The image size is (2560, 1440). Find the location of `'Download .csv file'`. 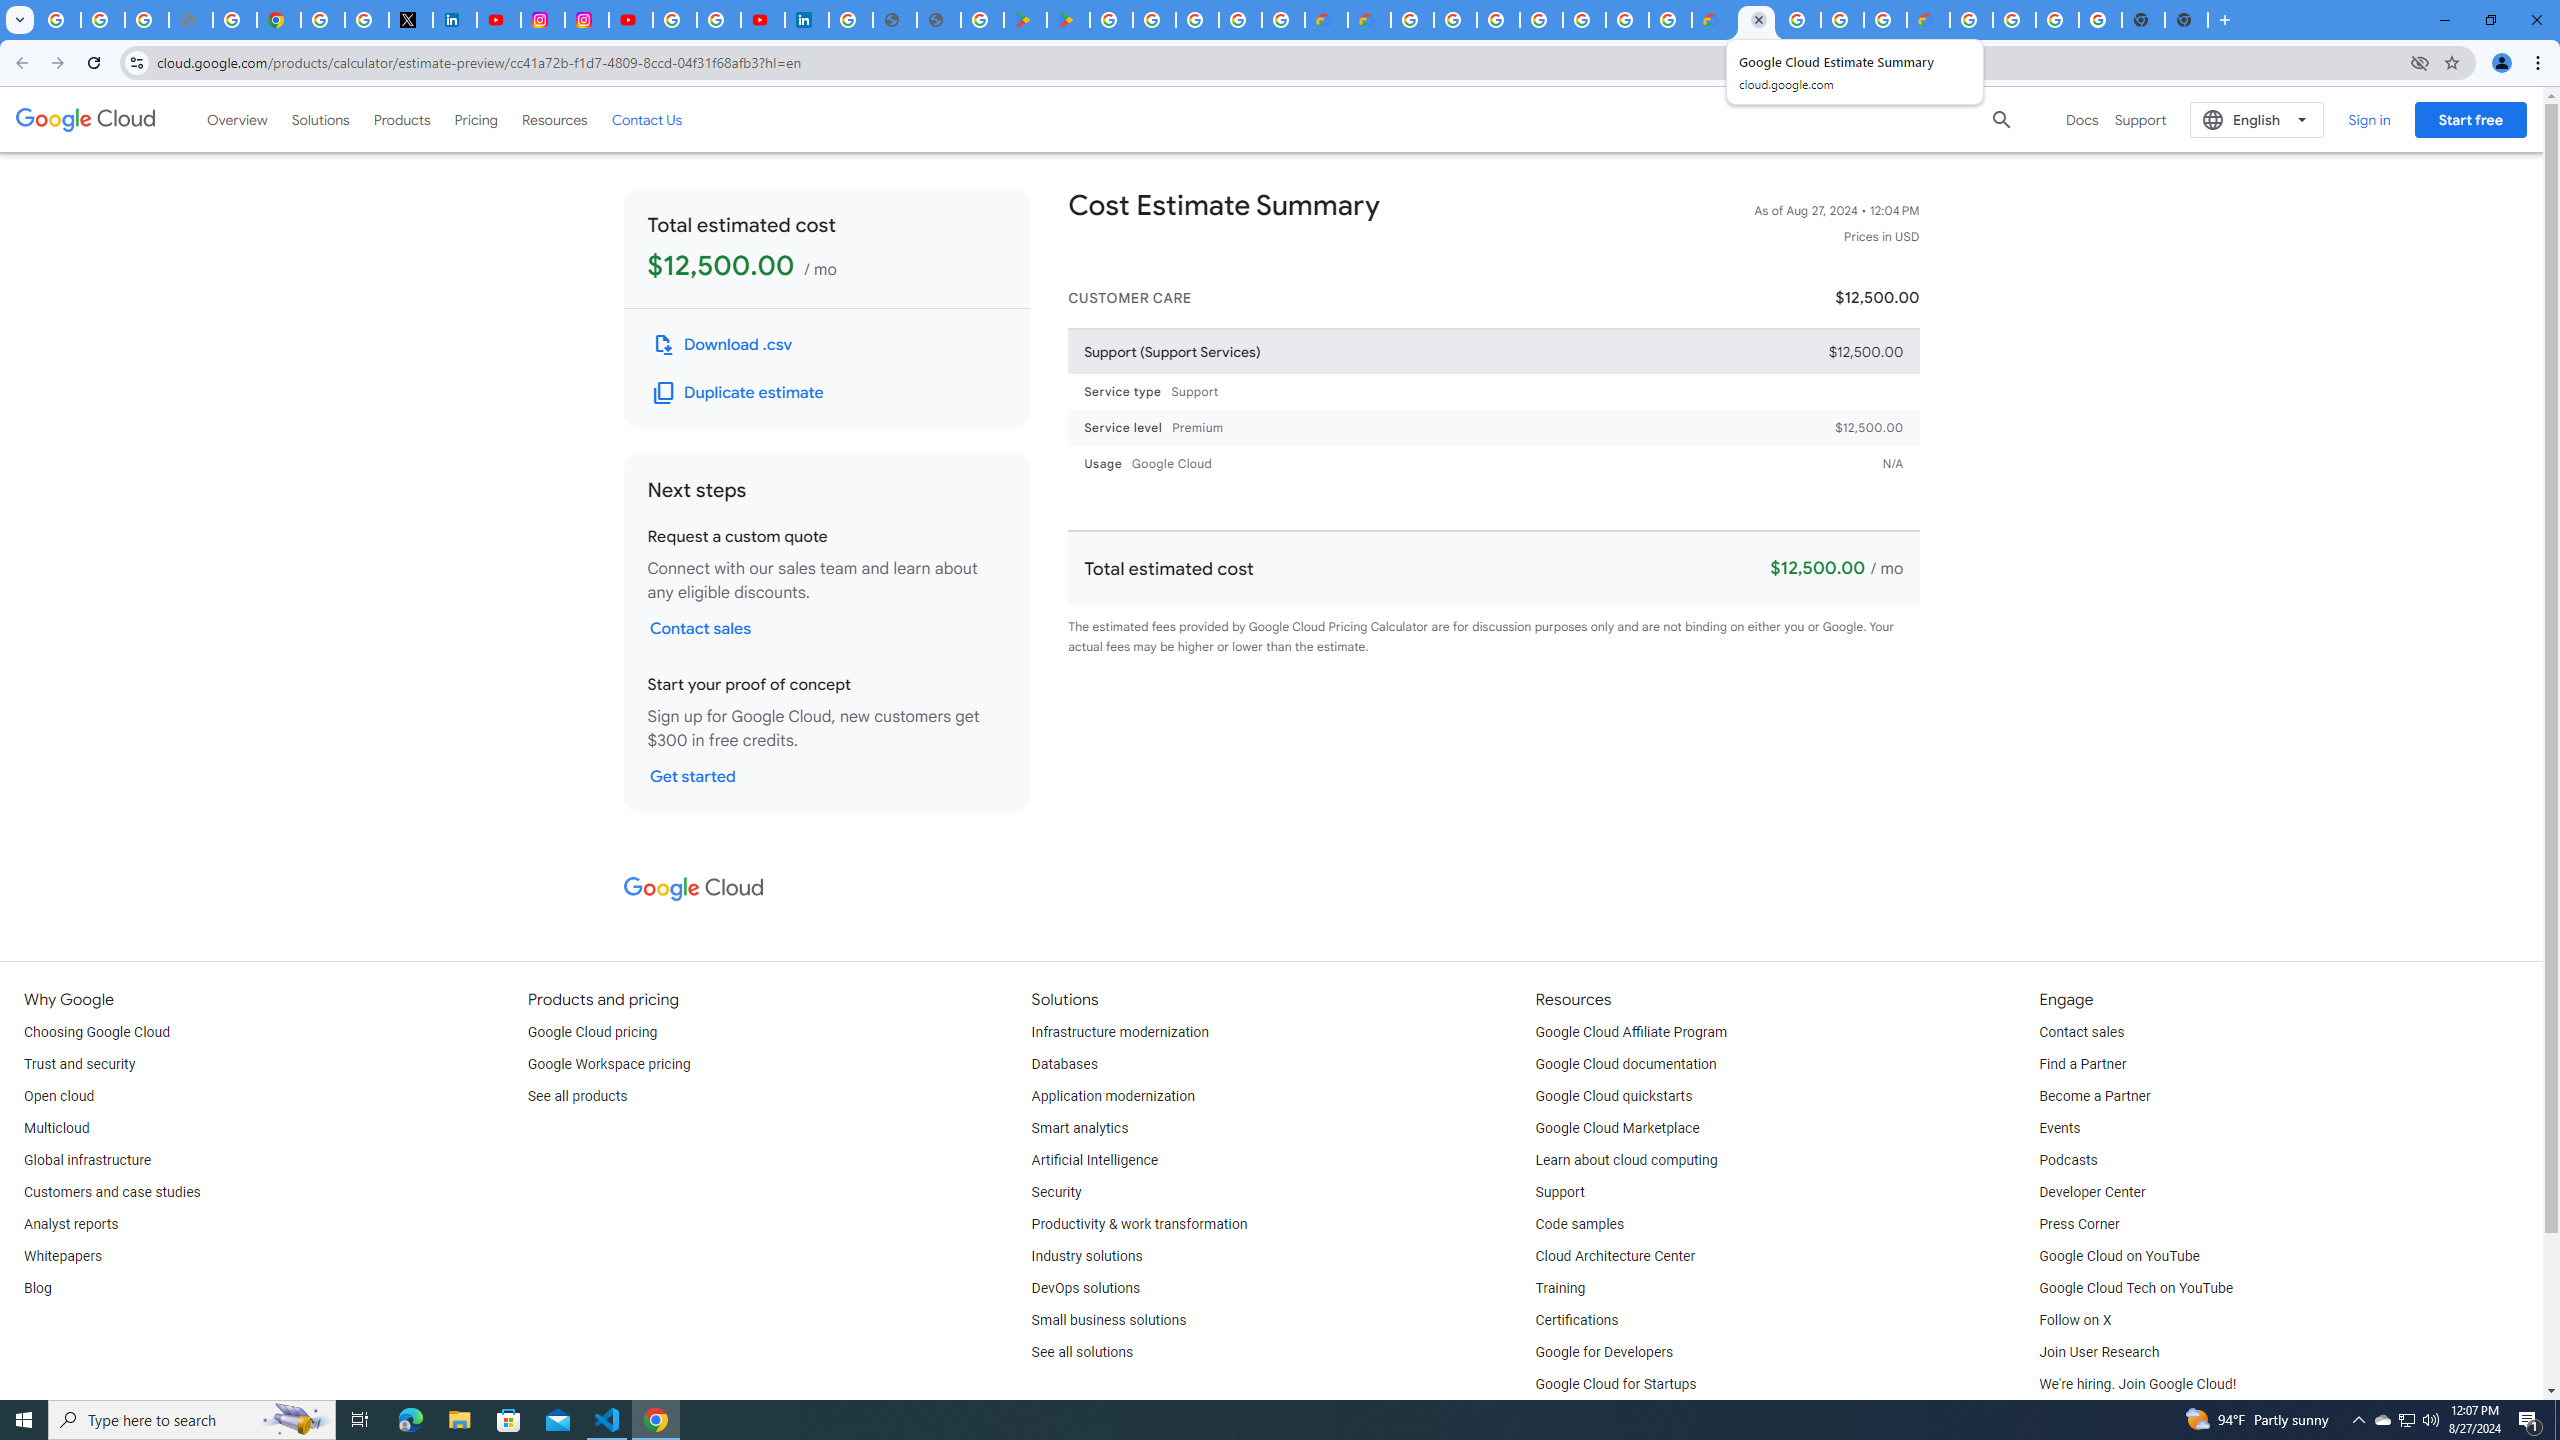

'Download .csv file' is located at coordinates (723, 344).